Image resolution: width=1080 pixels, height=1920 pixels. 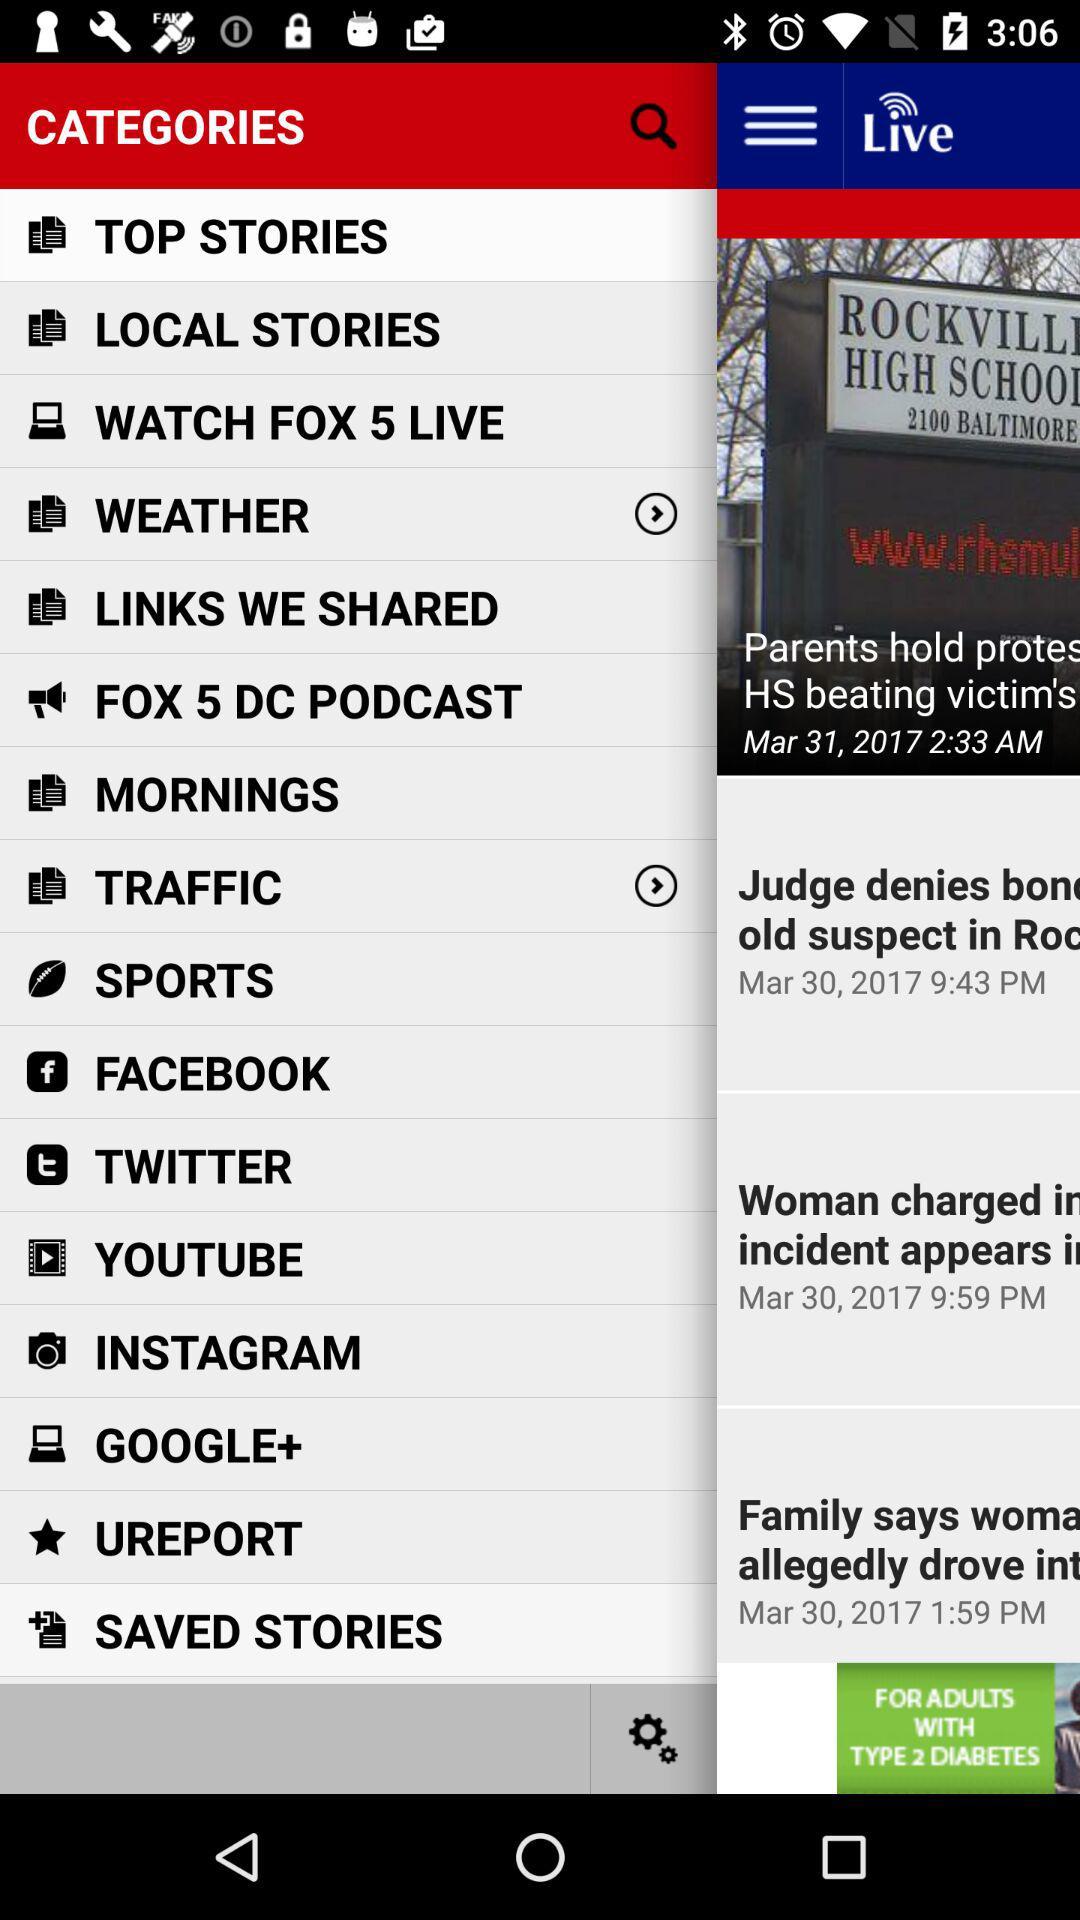 I want to click on advertisement image, so click(x=957, y=1727).